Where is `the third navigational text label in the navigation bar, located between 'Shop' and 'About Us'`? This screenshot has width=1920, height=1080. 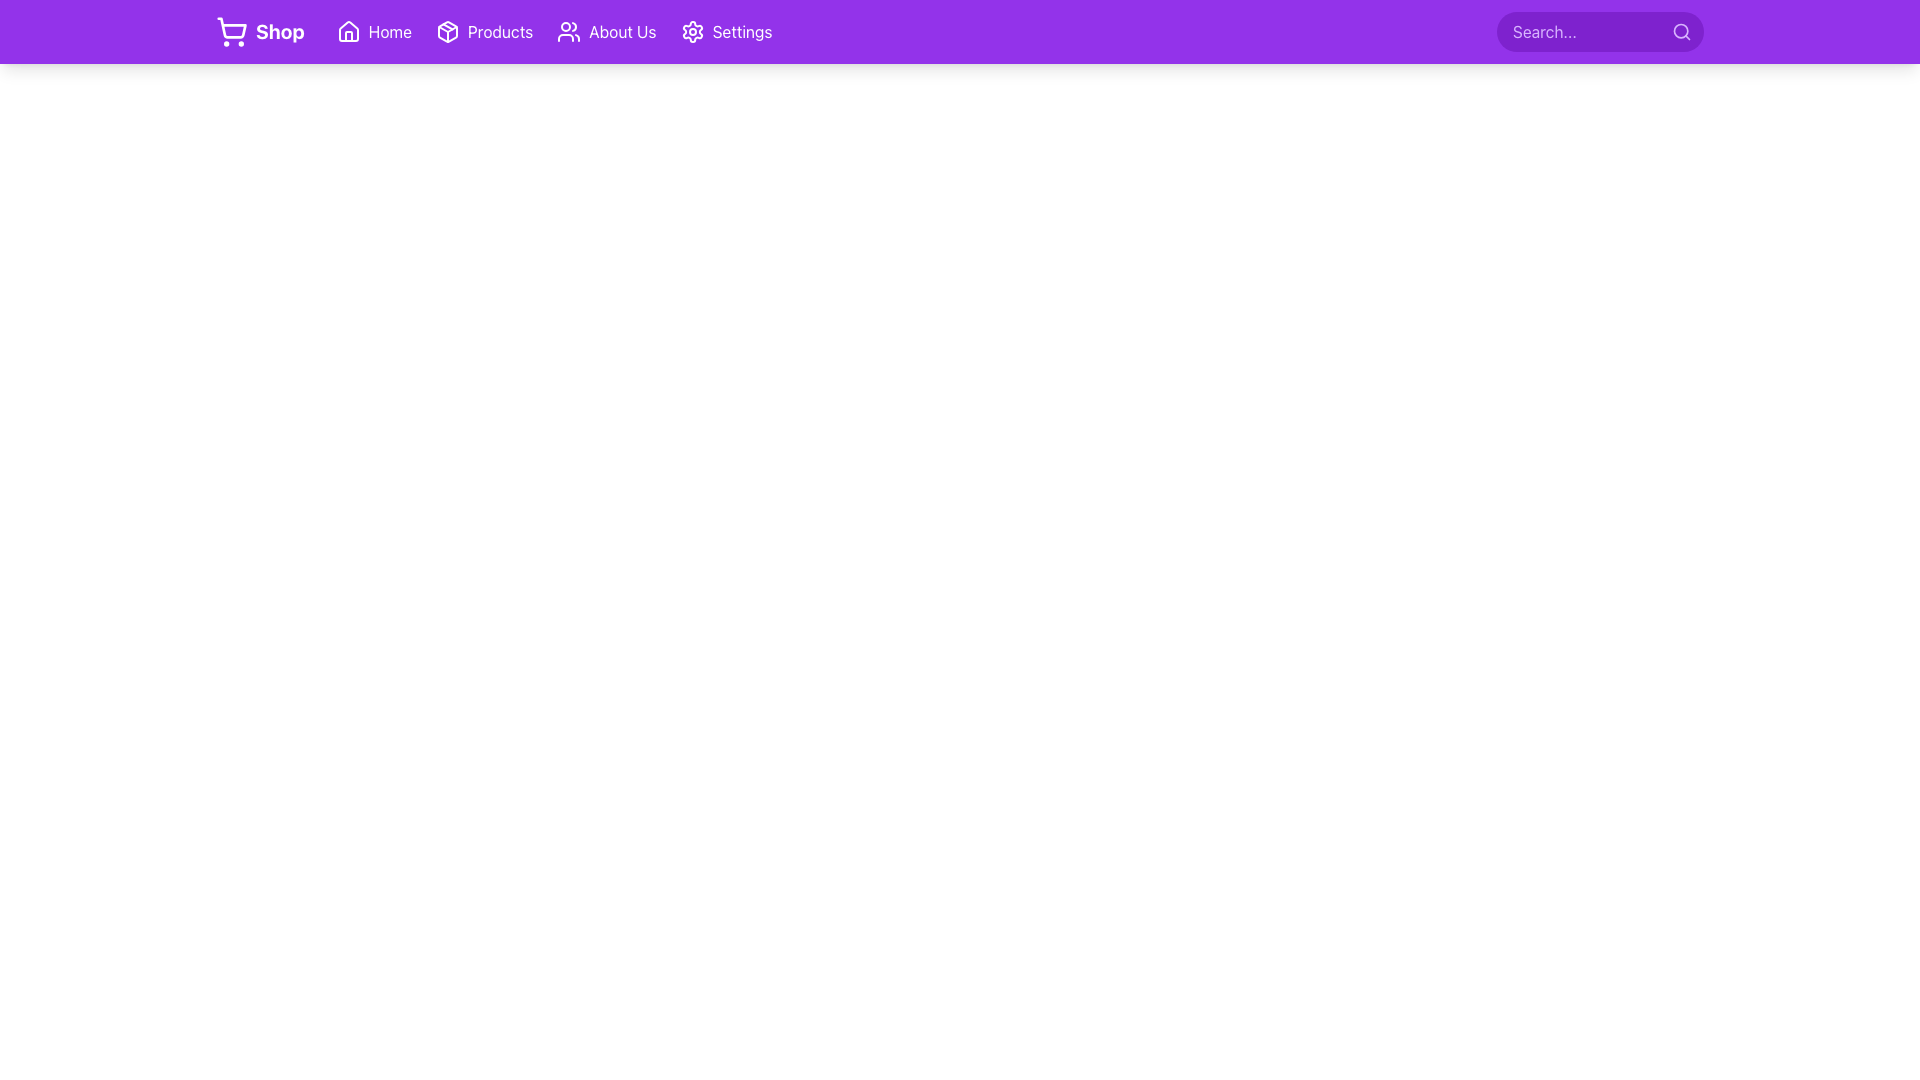
the third navigational text label in the navigation bar, located between 'Shop' and 'About Us' is located at coordinates (500, 31).